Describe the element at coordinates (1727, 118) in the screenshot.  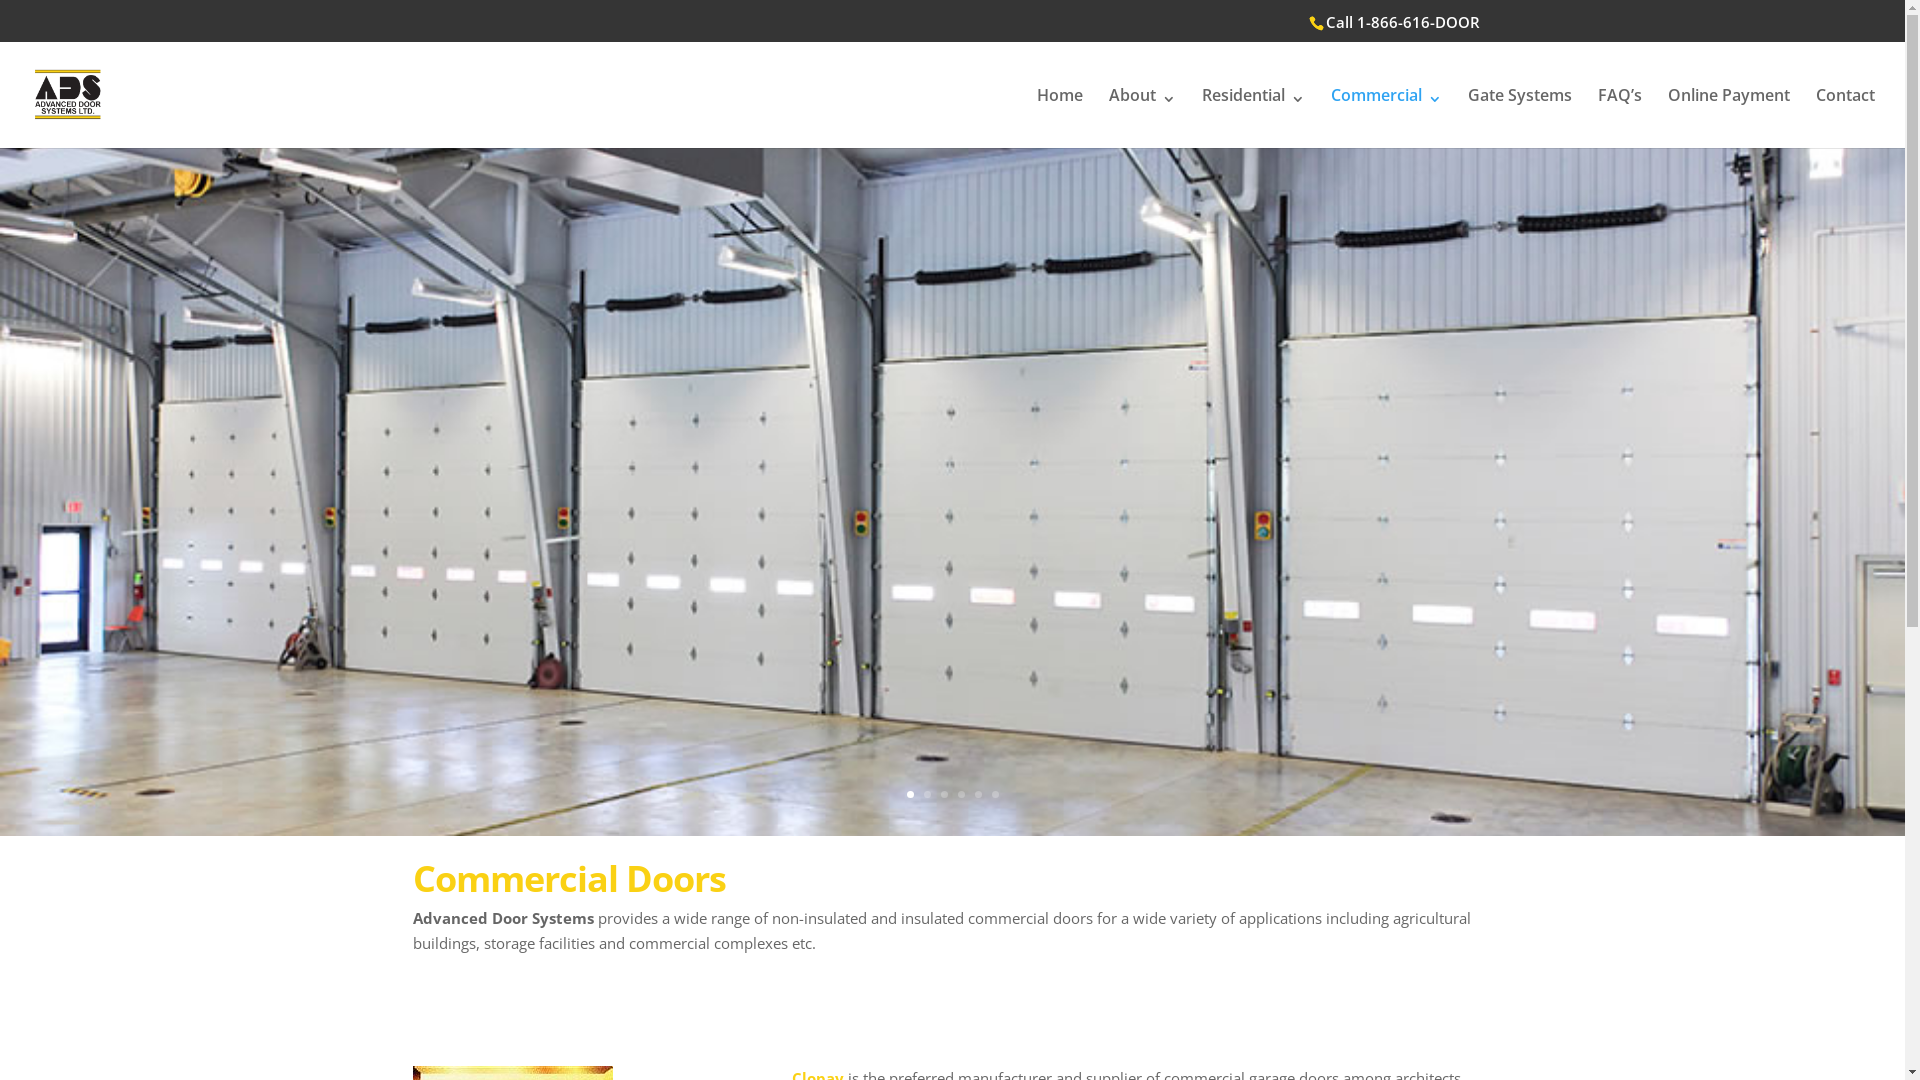
I see `'Online Payment'` at that location.